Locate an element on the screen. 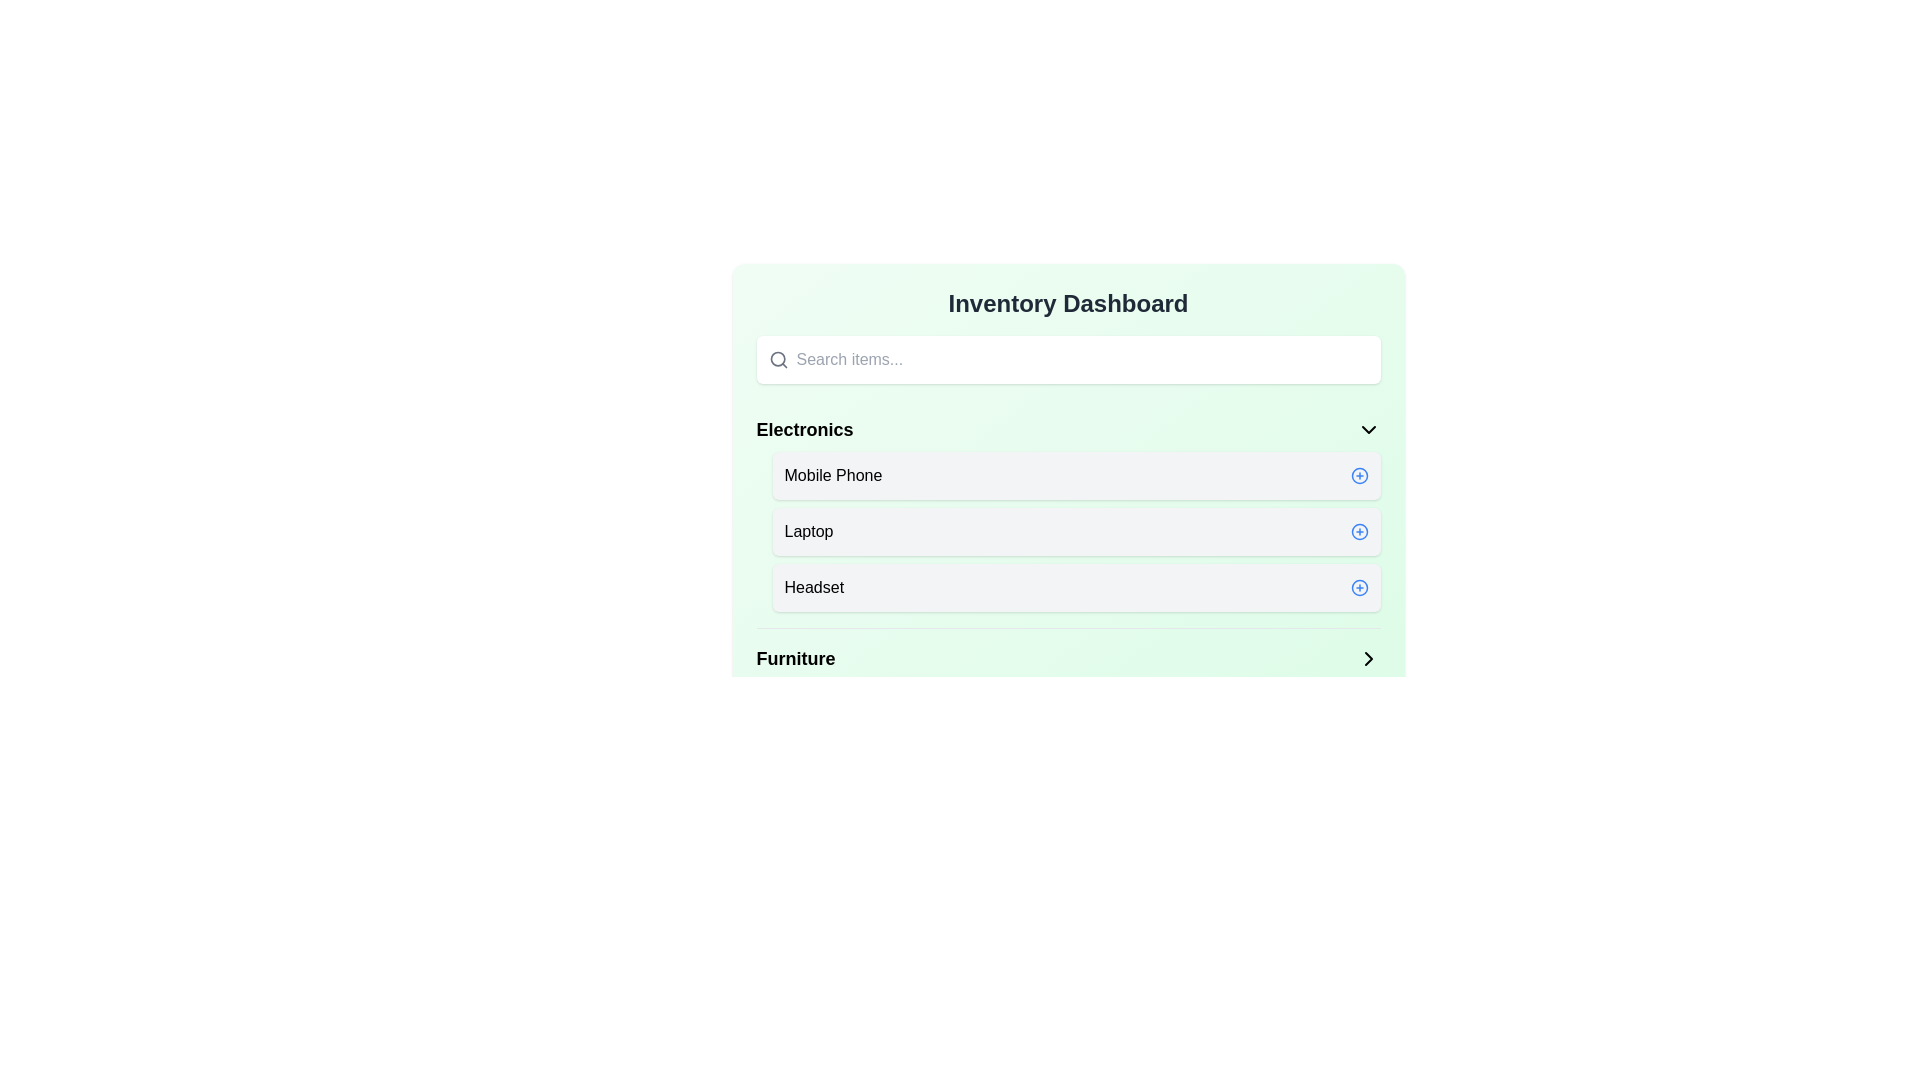  'Plus' button next to the item 'Mobile Phone' to add it is located at coordinates (1359, 475).